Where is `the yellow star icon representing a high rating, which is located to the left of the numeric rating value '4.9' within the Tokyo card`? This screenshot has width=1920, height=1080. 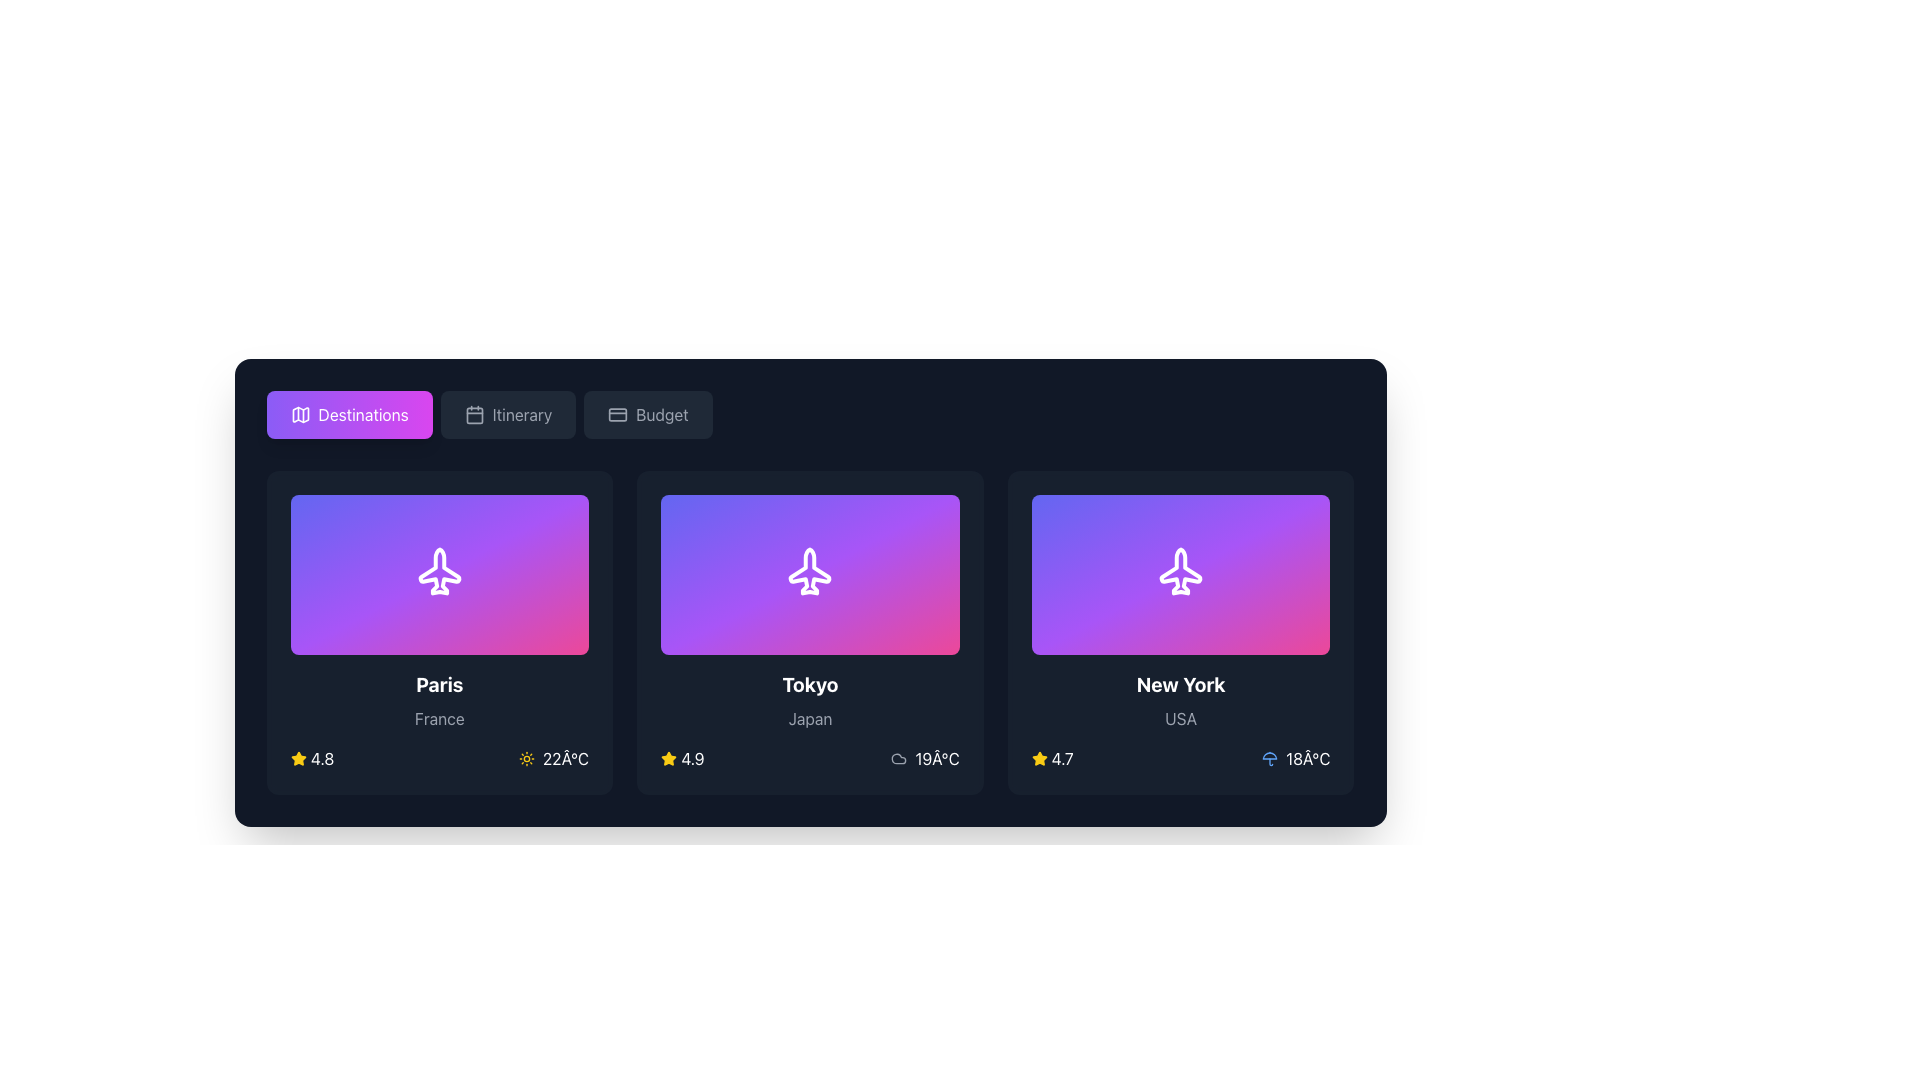 the yellow star icon representing a high rating, which is located to the left of the numeric rating value '4.9' within the Tokyo card is located at coordinates (669, 759).